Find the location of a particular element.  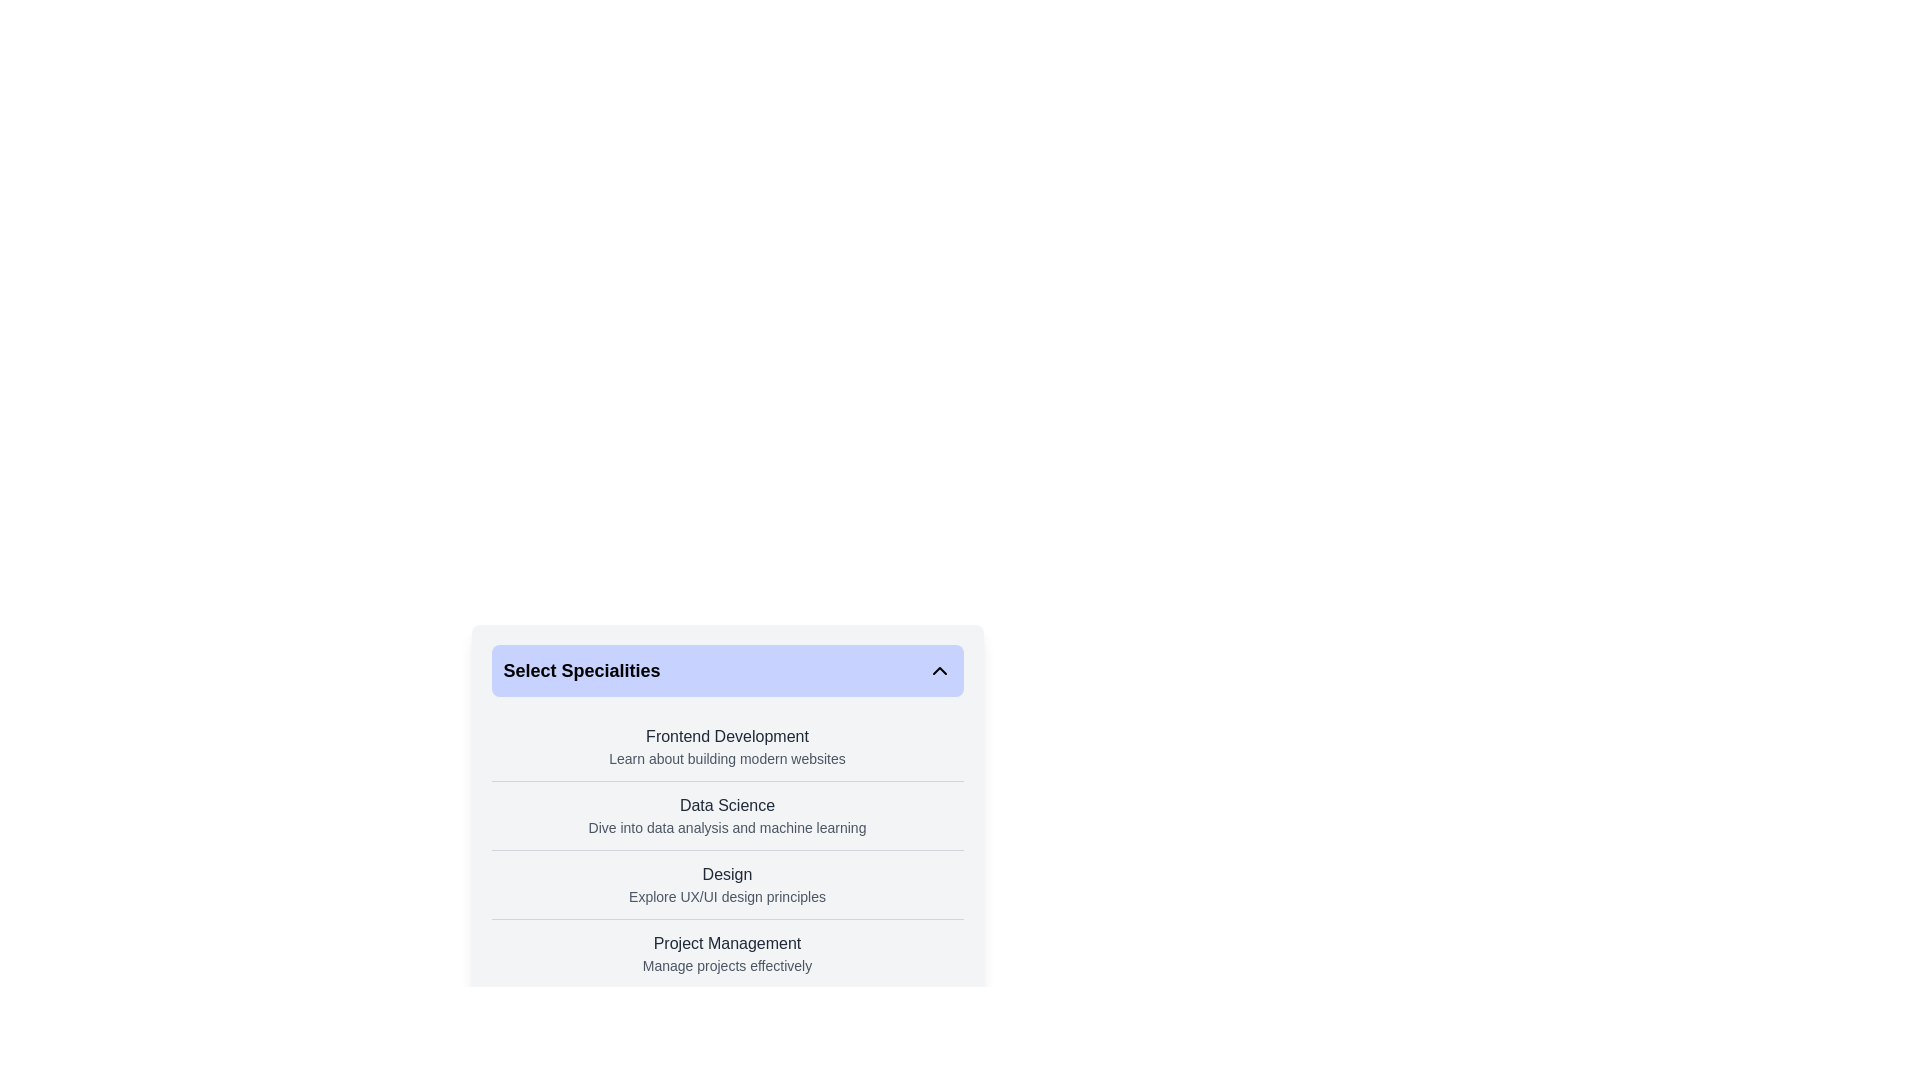

the third list item labeled 'Design' in the 'Select Specialities' section is located at coordinates (726, 883).